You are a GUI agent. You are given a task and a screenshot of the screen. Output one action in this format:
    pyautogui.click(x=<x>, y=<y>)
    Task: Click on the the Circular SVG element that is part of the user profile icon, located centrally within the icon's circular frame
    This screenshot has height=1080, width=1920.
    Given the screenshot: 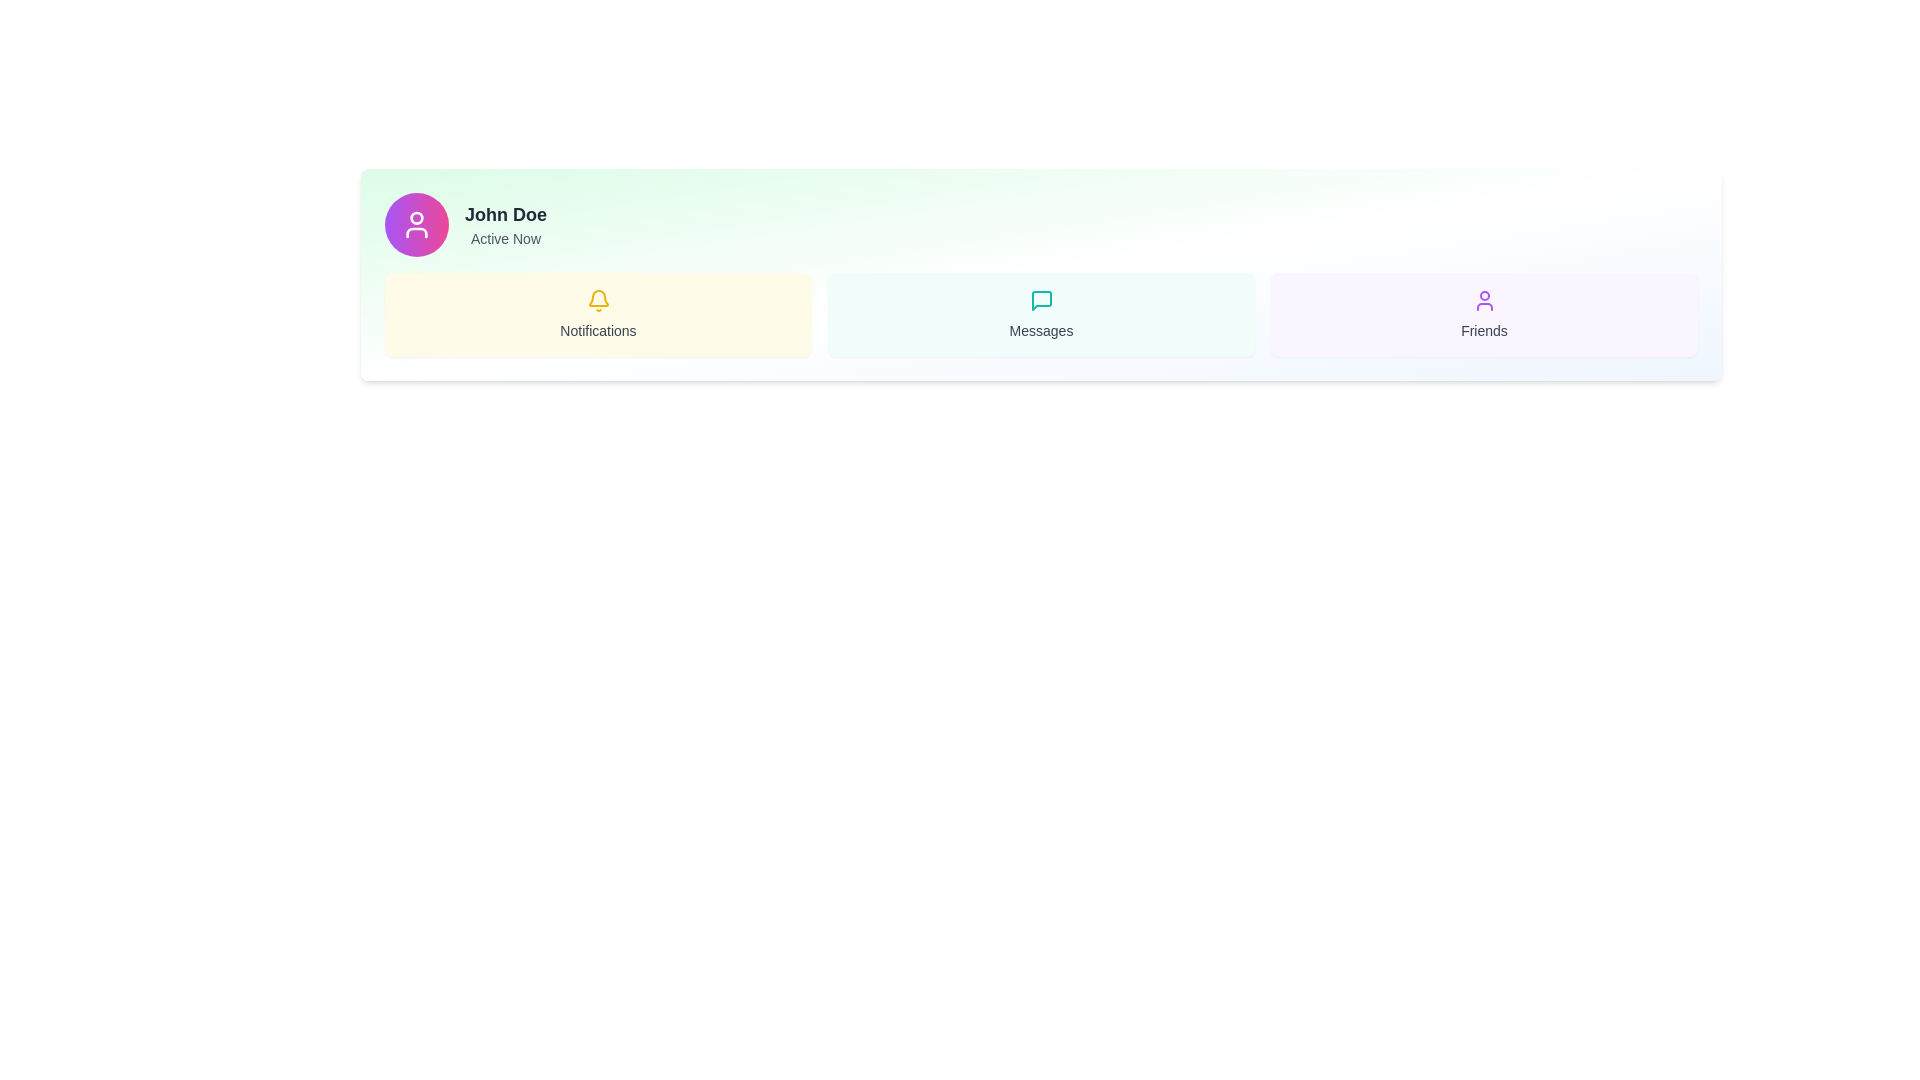 What is the action you would take?
    pyautogui.click(x=416, y=218)
    